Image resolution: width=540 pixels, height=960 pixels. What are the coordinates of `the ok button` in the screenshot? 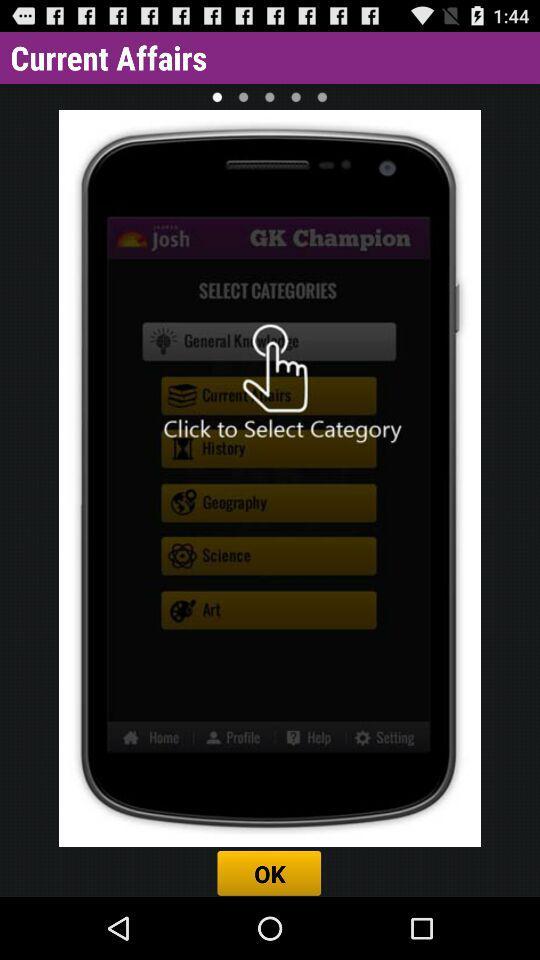 It's located at (270, 872).